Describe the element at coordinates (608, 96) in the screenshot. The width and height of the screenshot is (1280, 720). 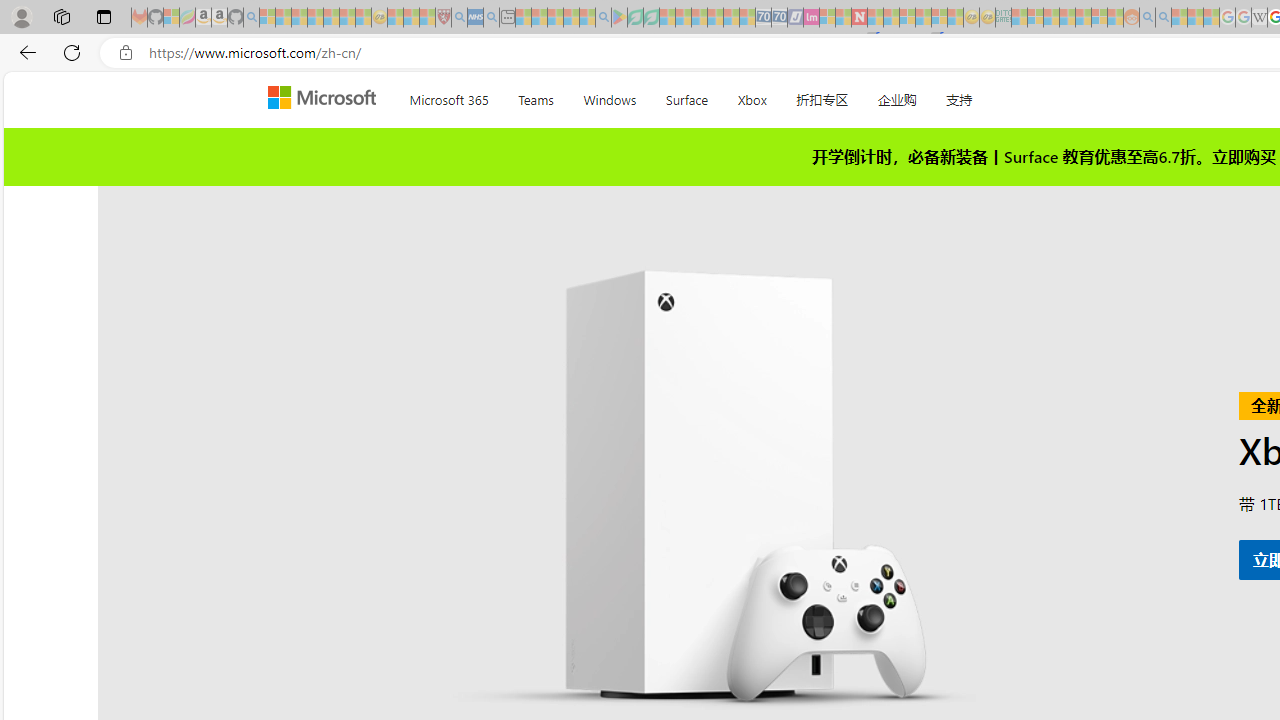
I see `'Windows'` at that location.